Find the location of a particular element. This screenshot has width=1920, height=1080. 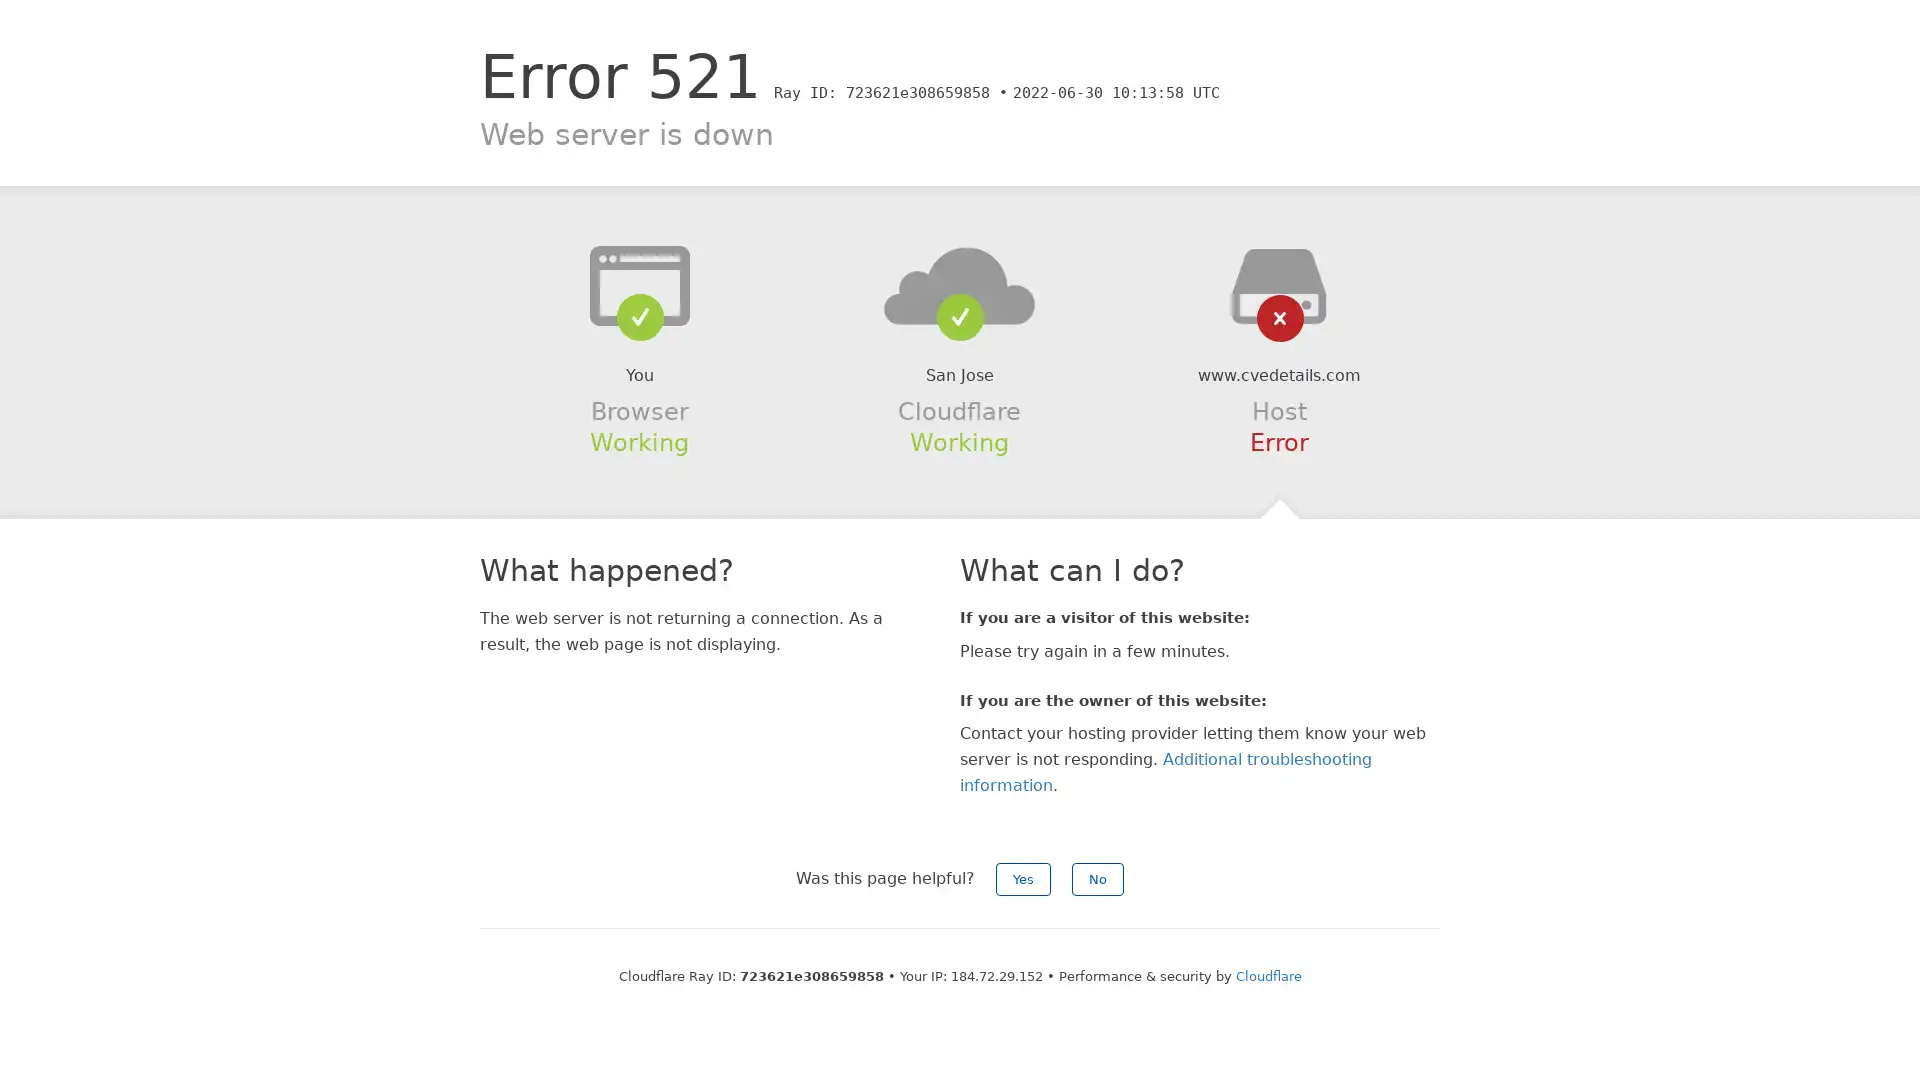

No is located at coordinates (1097, 878).